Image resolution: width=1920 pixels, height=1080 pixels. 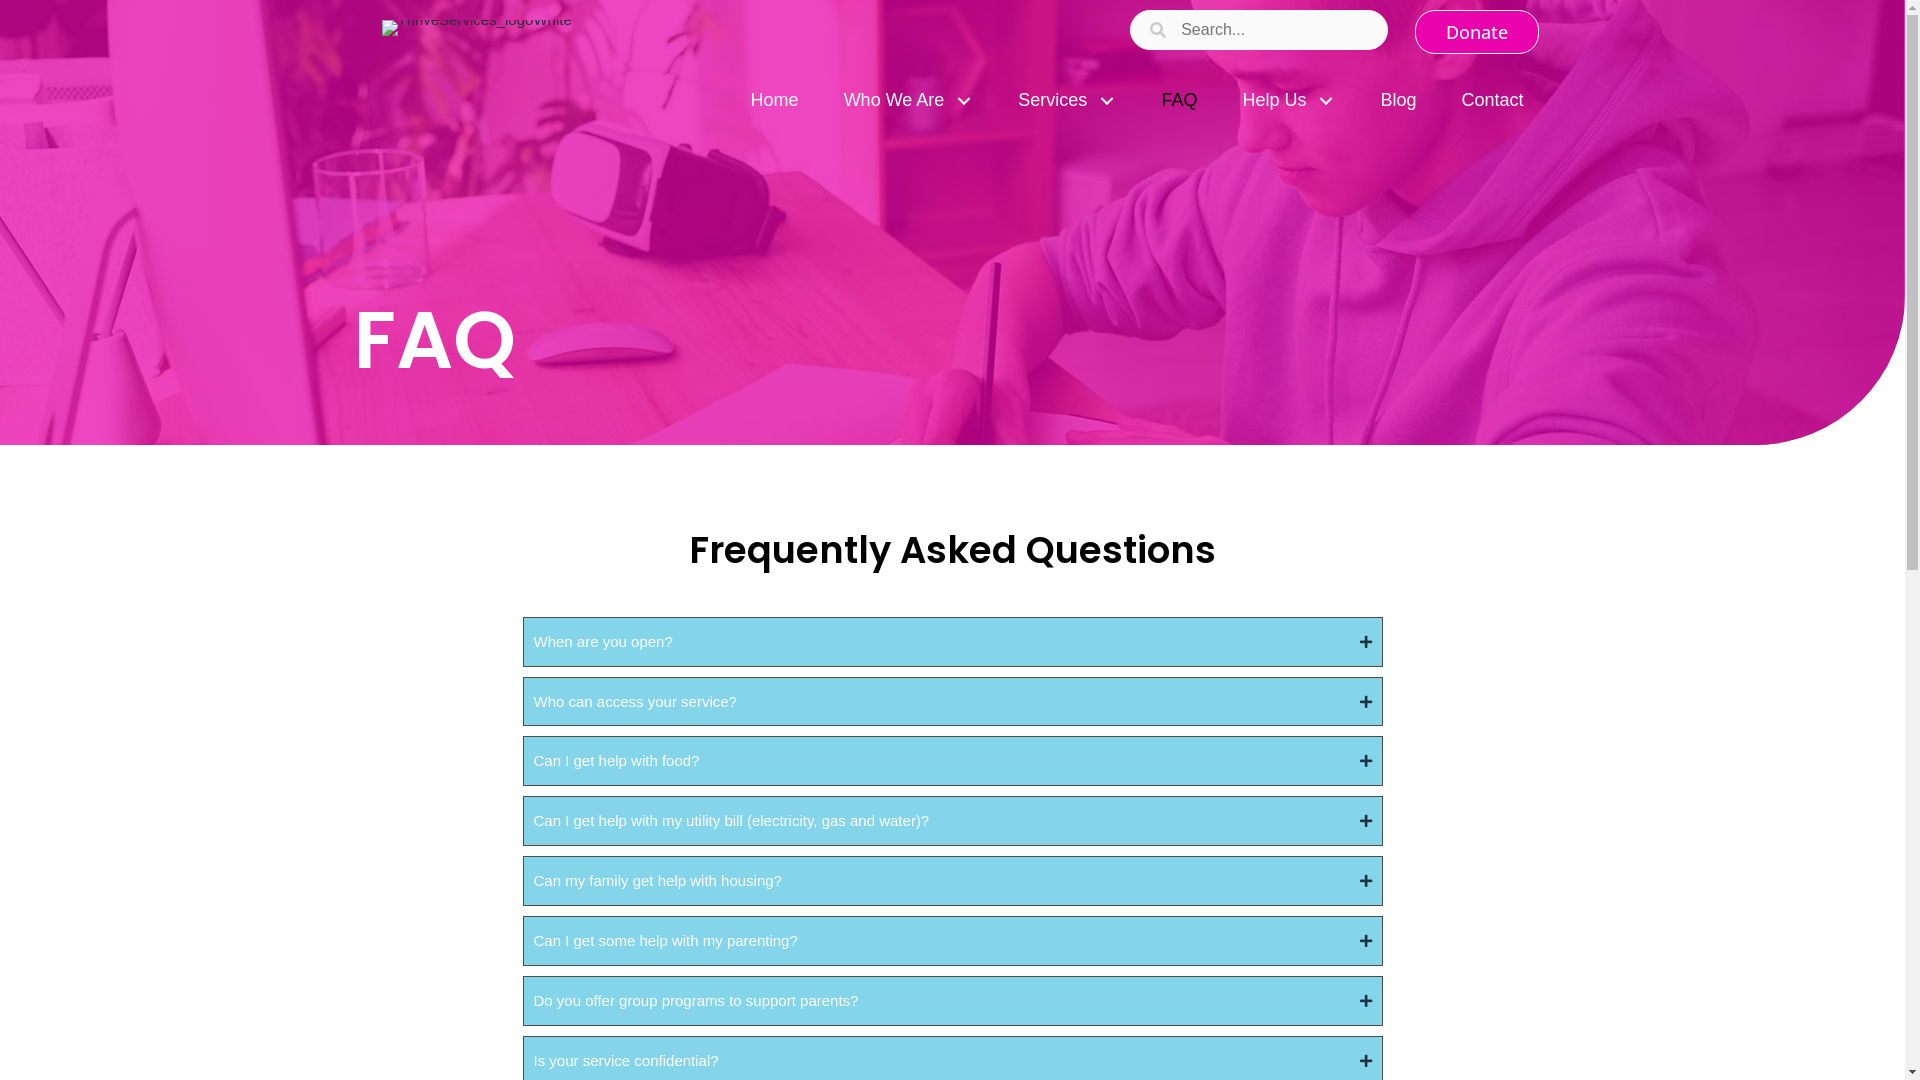 What do you see at coordinates (773, 100) in the screenshot?
I see `'Home'` at bounding box center [773, 100].